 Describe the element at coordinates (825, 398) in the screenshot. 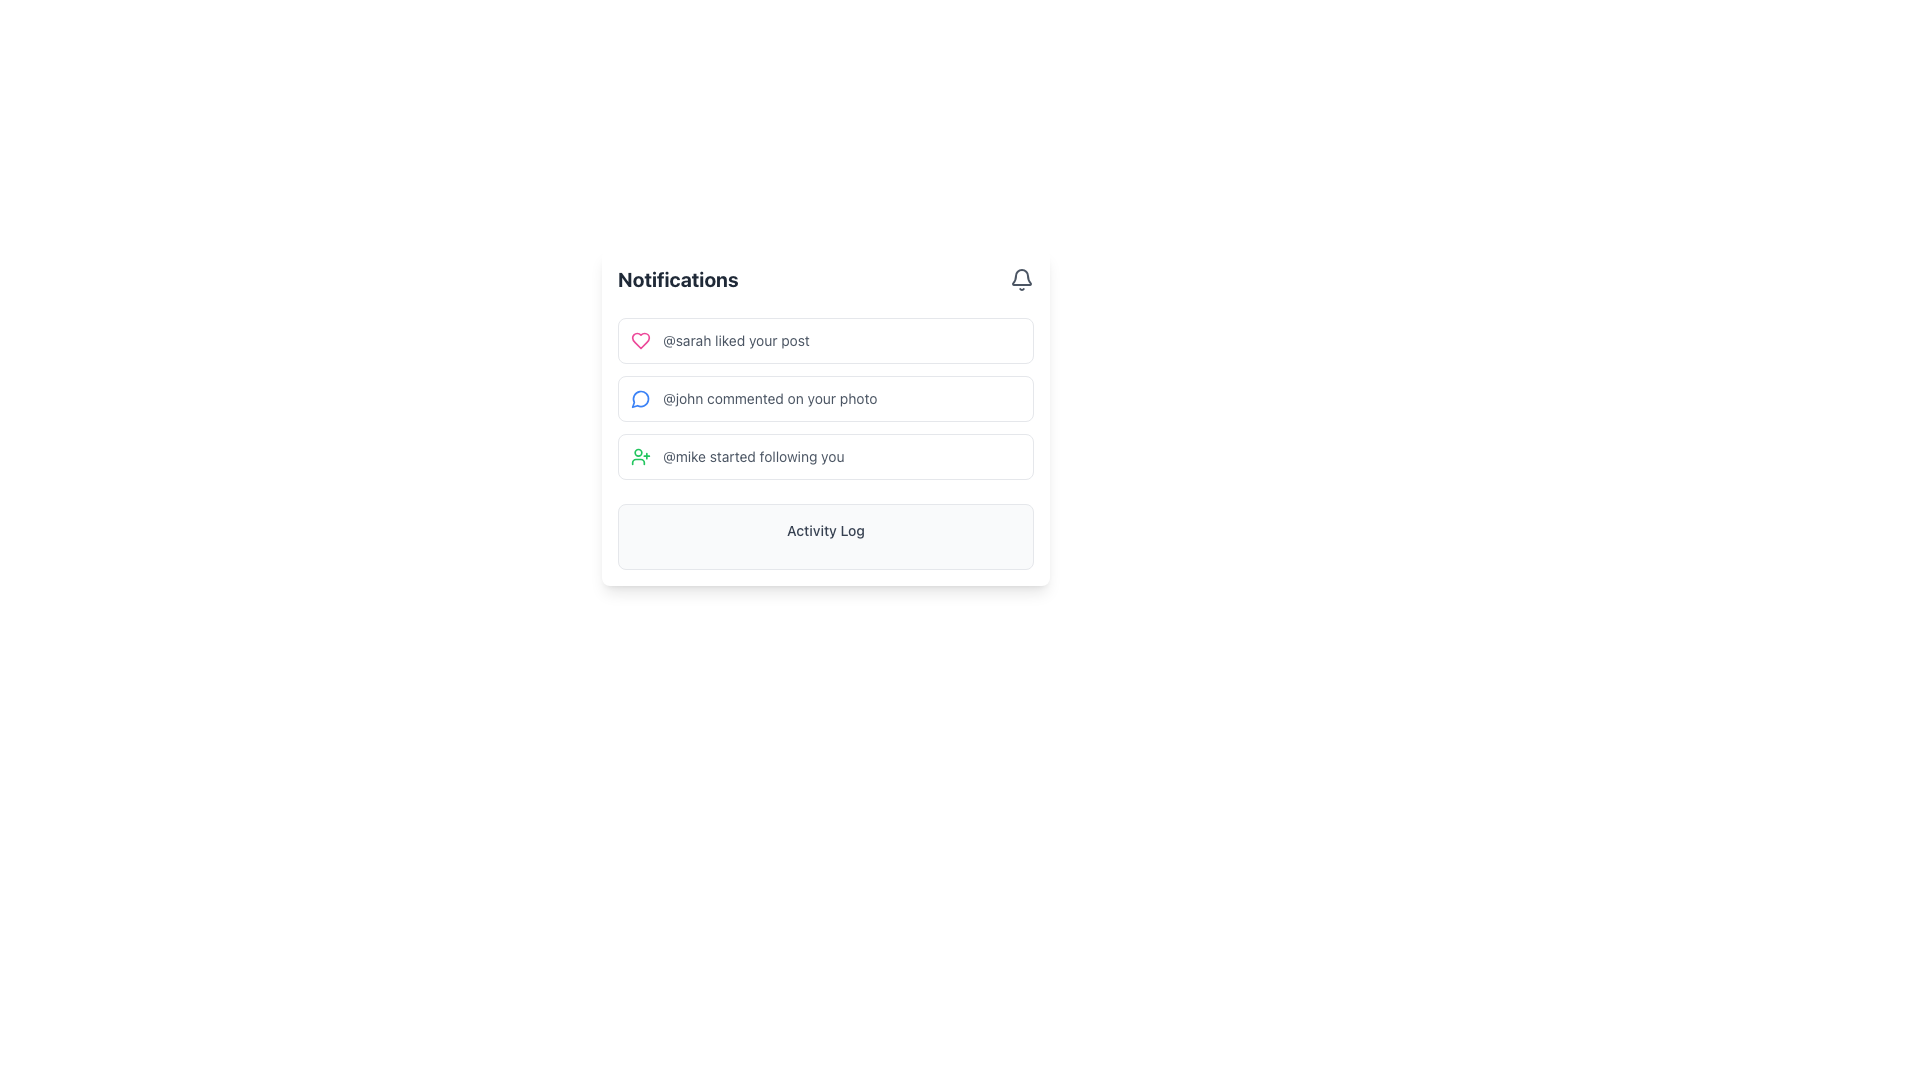

I see `the clickable notification entry displaying '@john commented on your photo'` at that location.